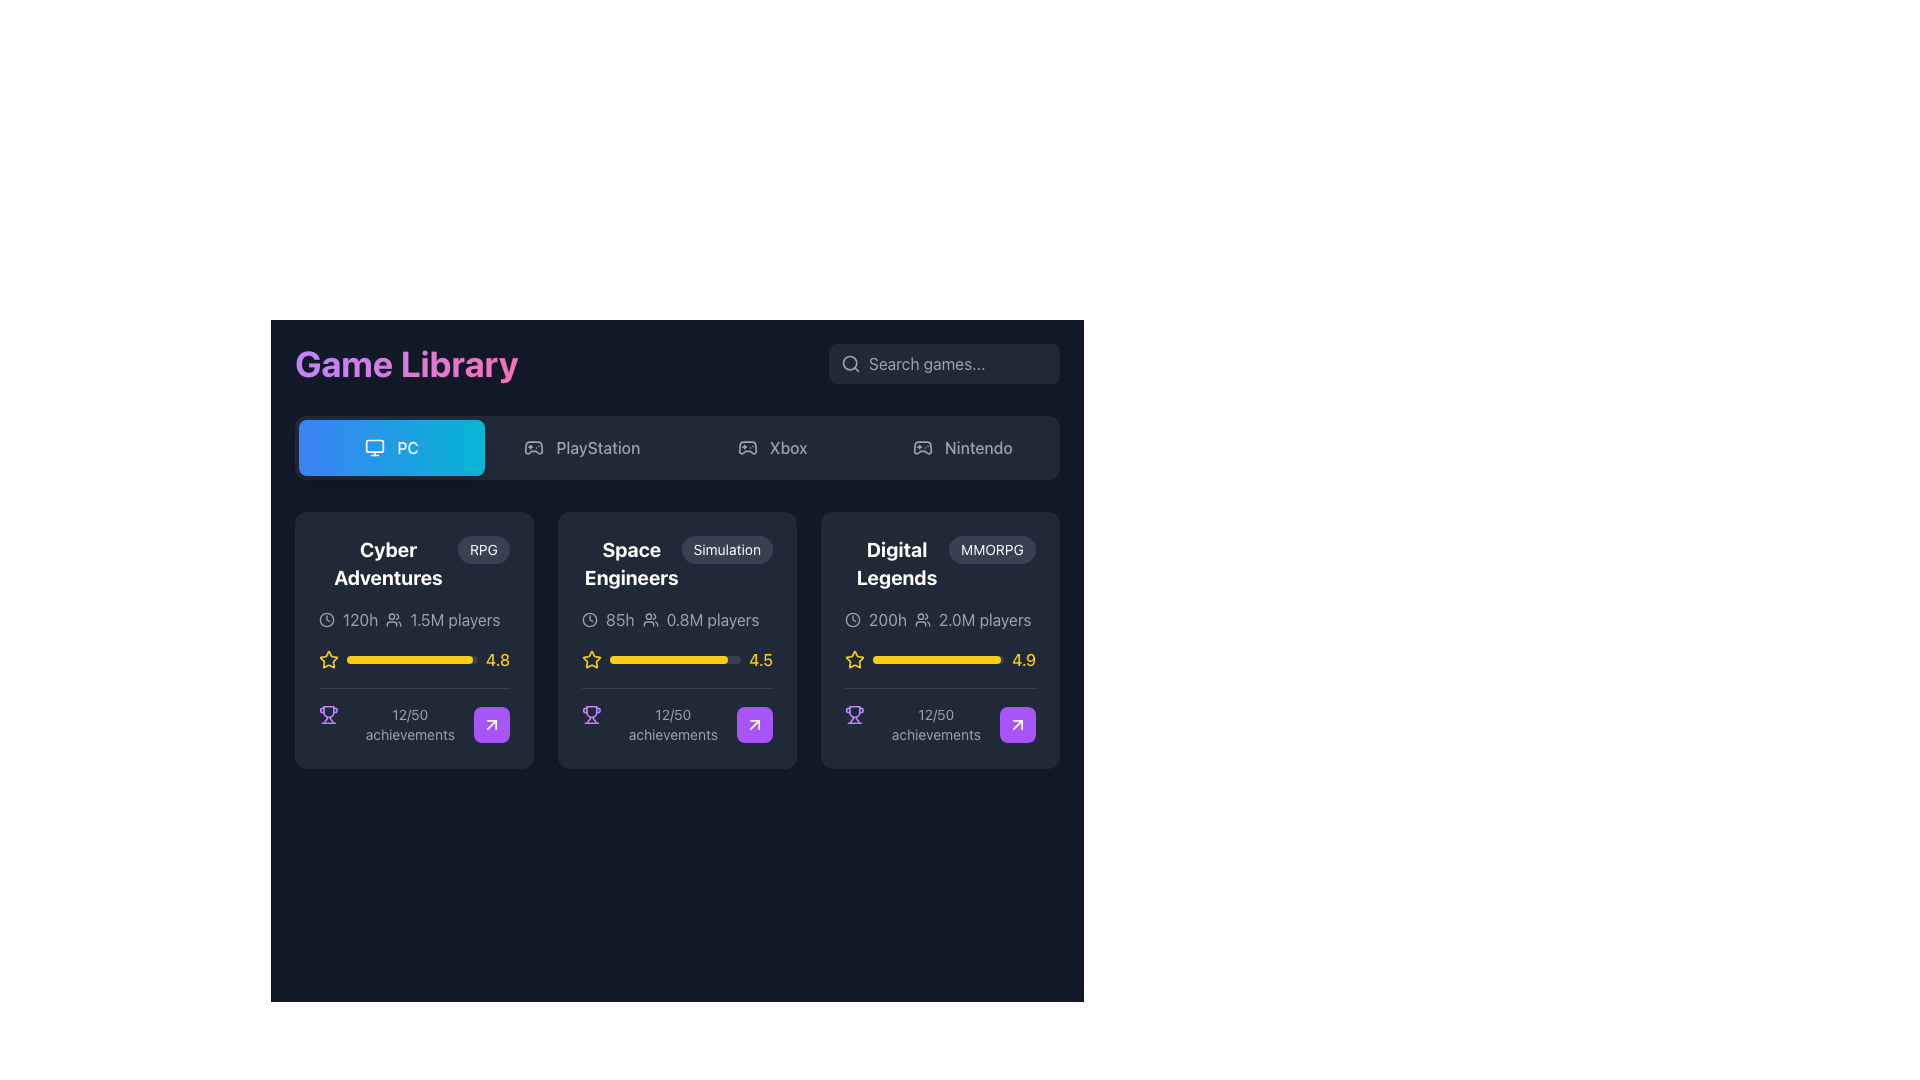 This screenshot has width=1920, height=1080. What do you see at coordinates (589, 619) in the screenshot?
I see `the SVG circle that represents time information in the 'Space Engineers' game card, located centrally on the top-left side of the card interface` at bounding box center [589, 619].